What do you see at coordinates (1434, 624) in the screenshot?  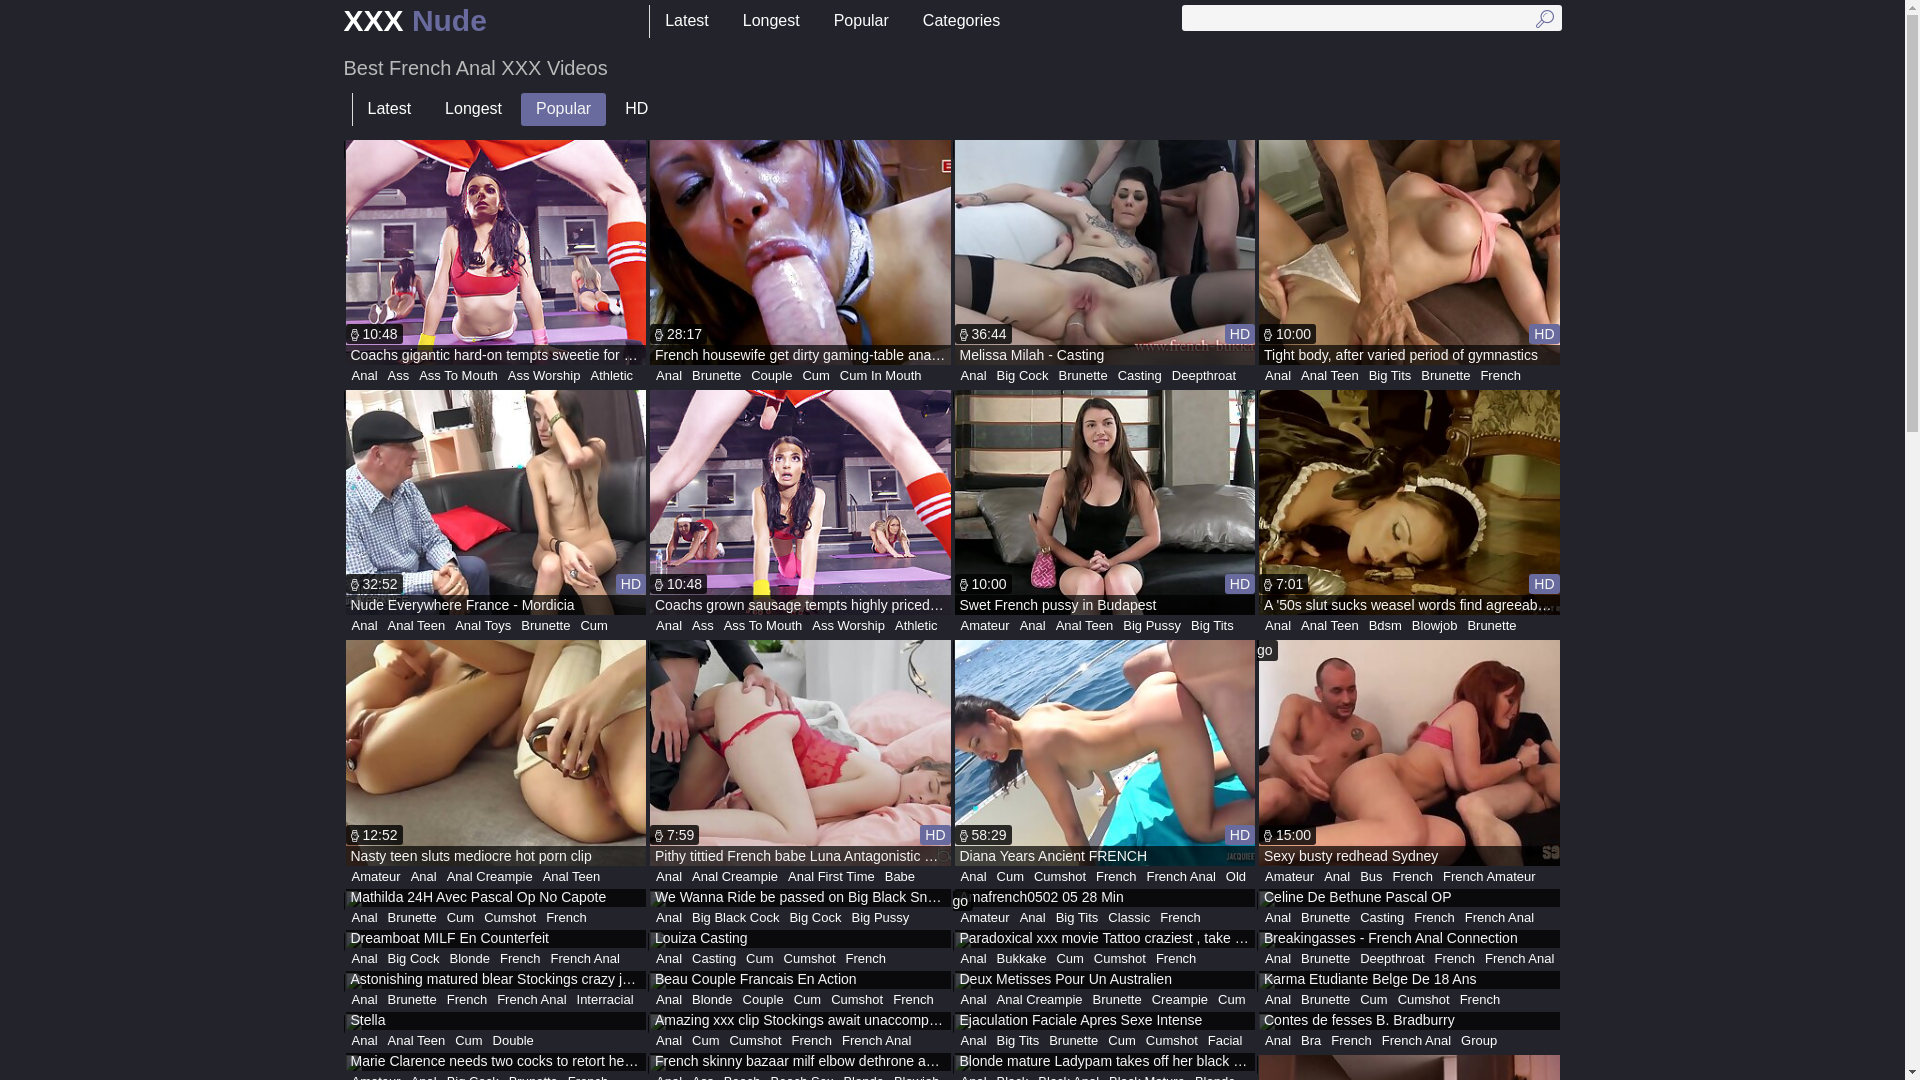 I see `'Blowjob'` at bounding box center [1434, 624].